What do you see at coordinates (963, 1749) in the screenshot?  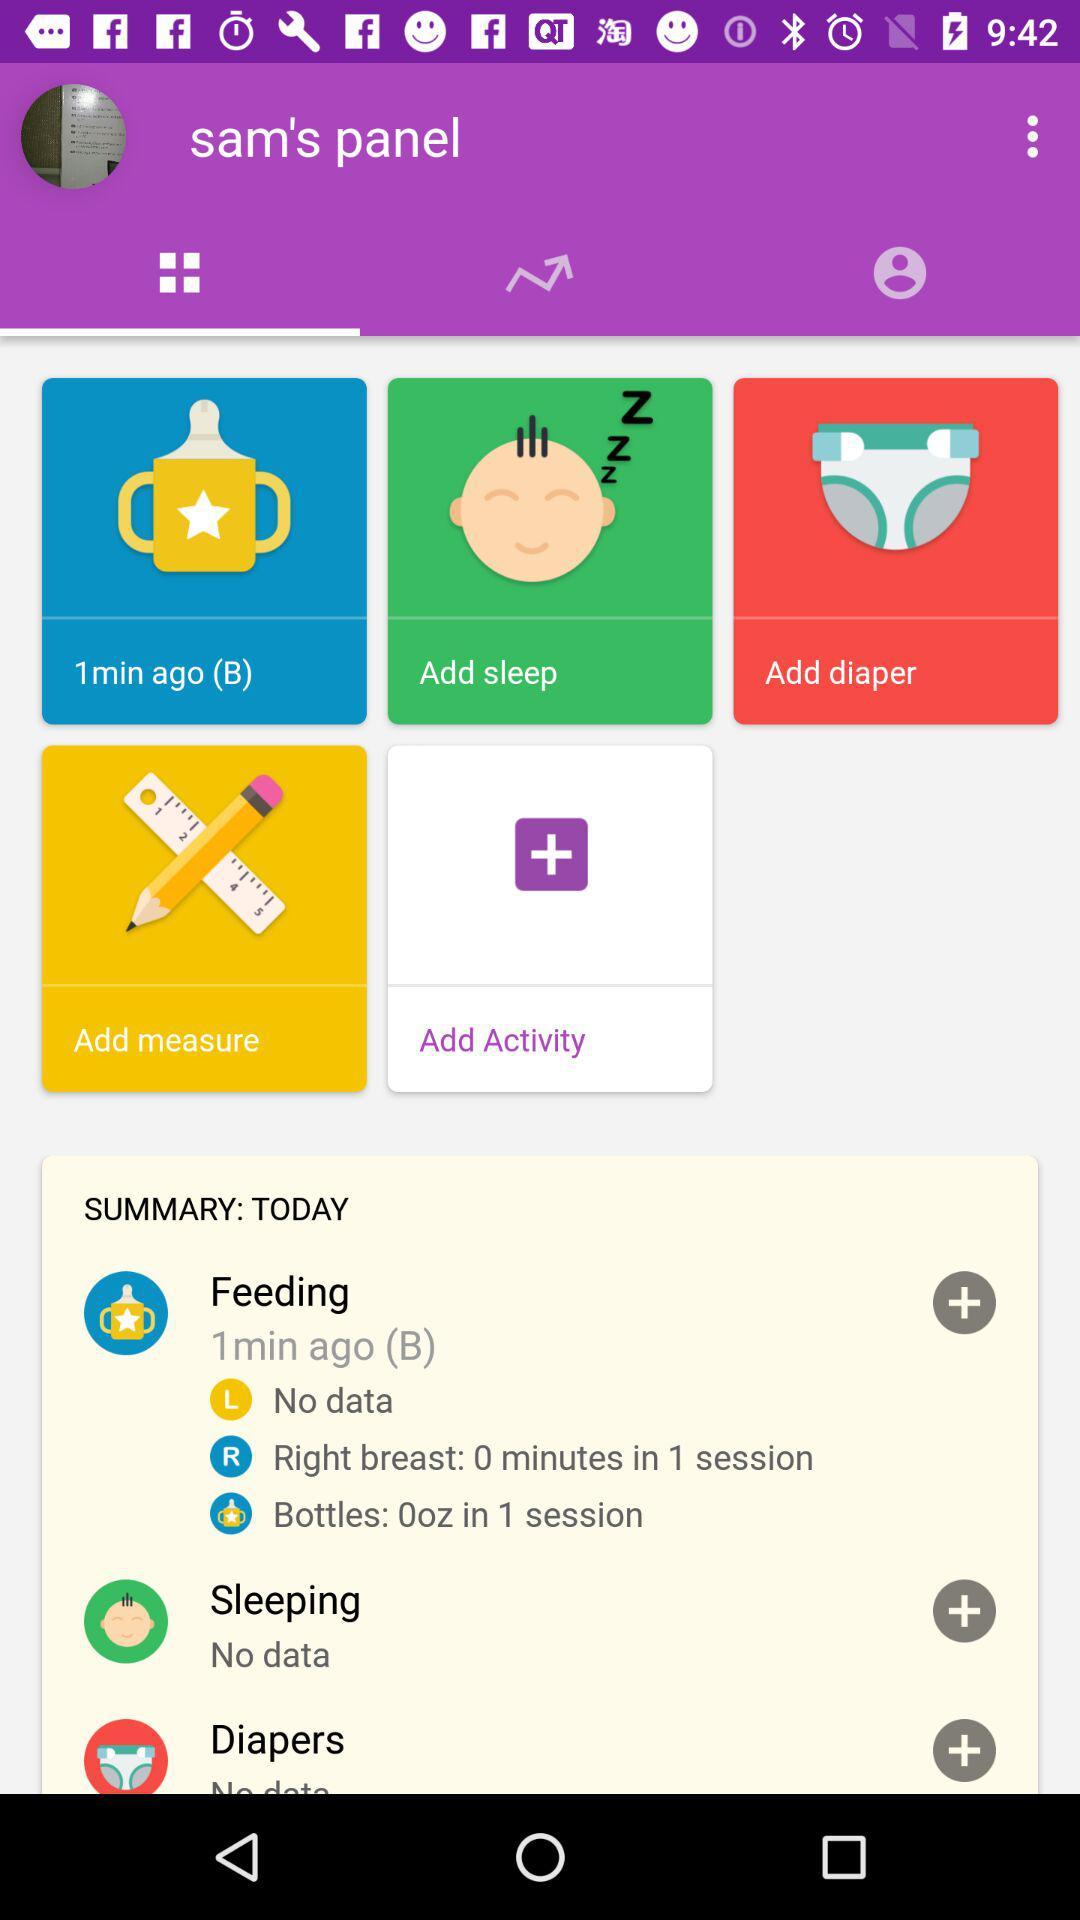 I see `diapers` at bounding box center [963, 1749].